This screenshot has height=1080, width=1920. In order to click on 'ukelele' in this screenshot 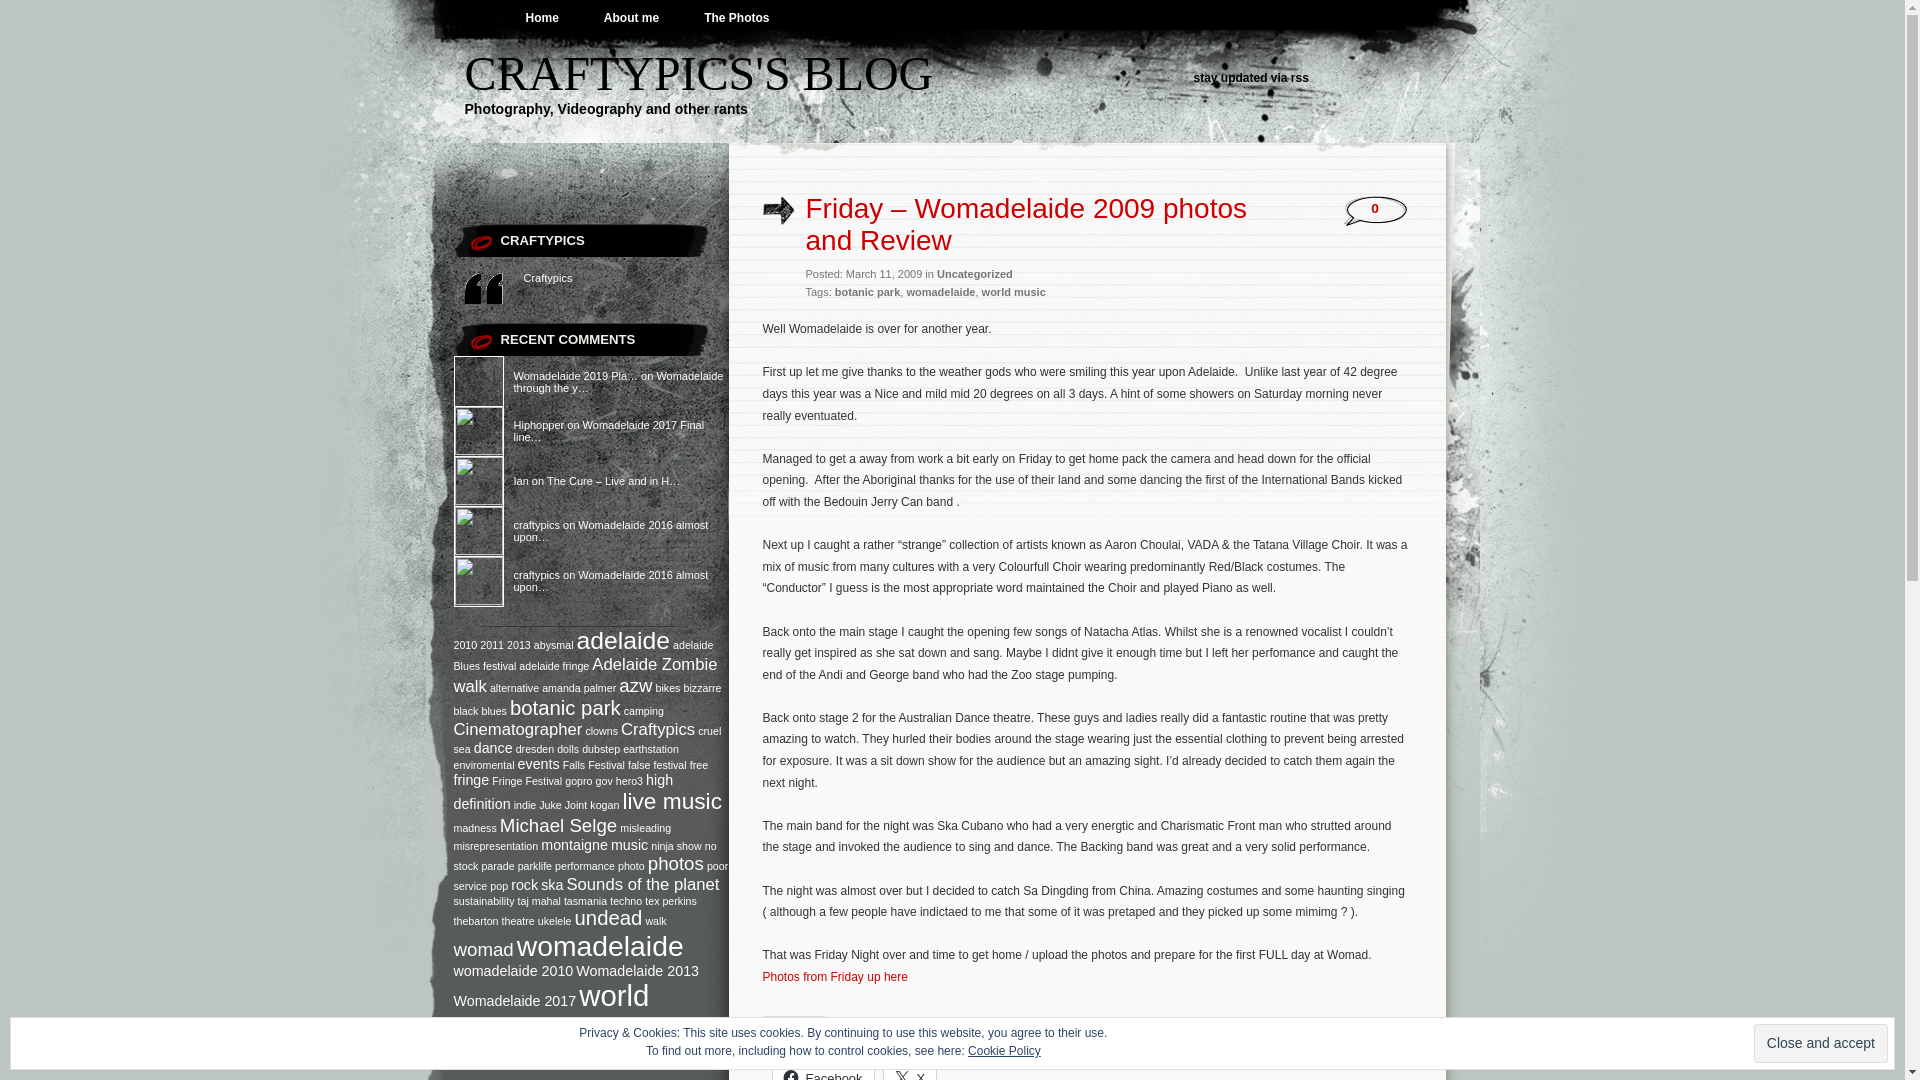, I will do `click(555, 921)`.